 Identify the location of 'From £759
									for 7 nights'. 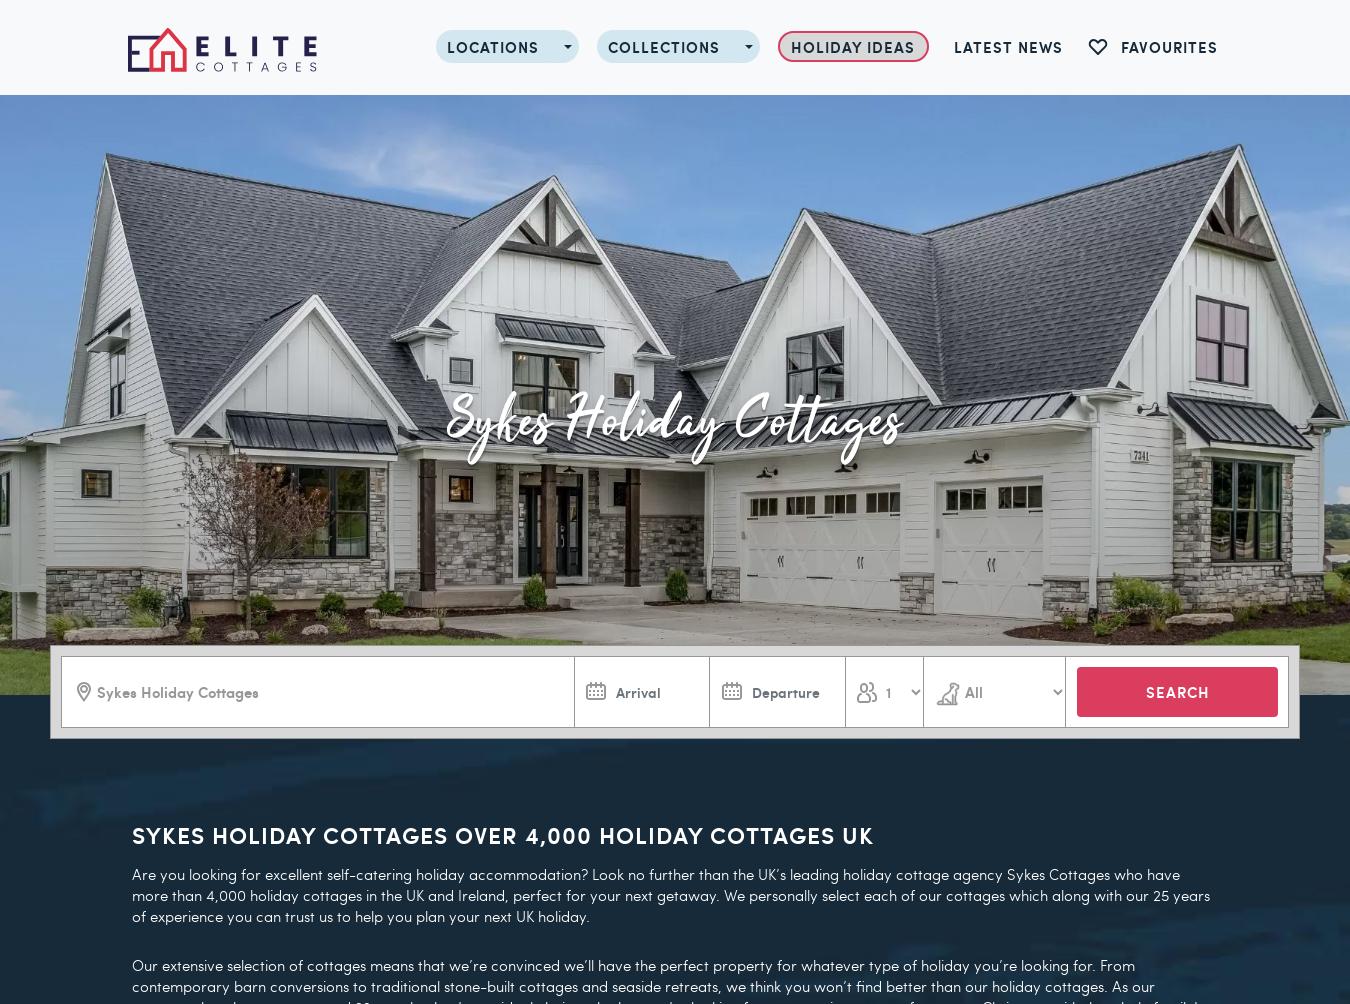
(1052, 40).